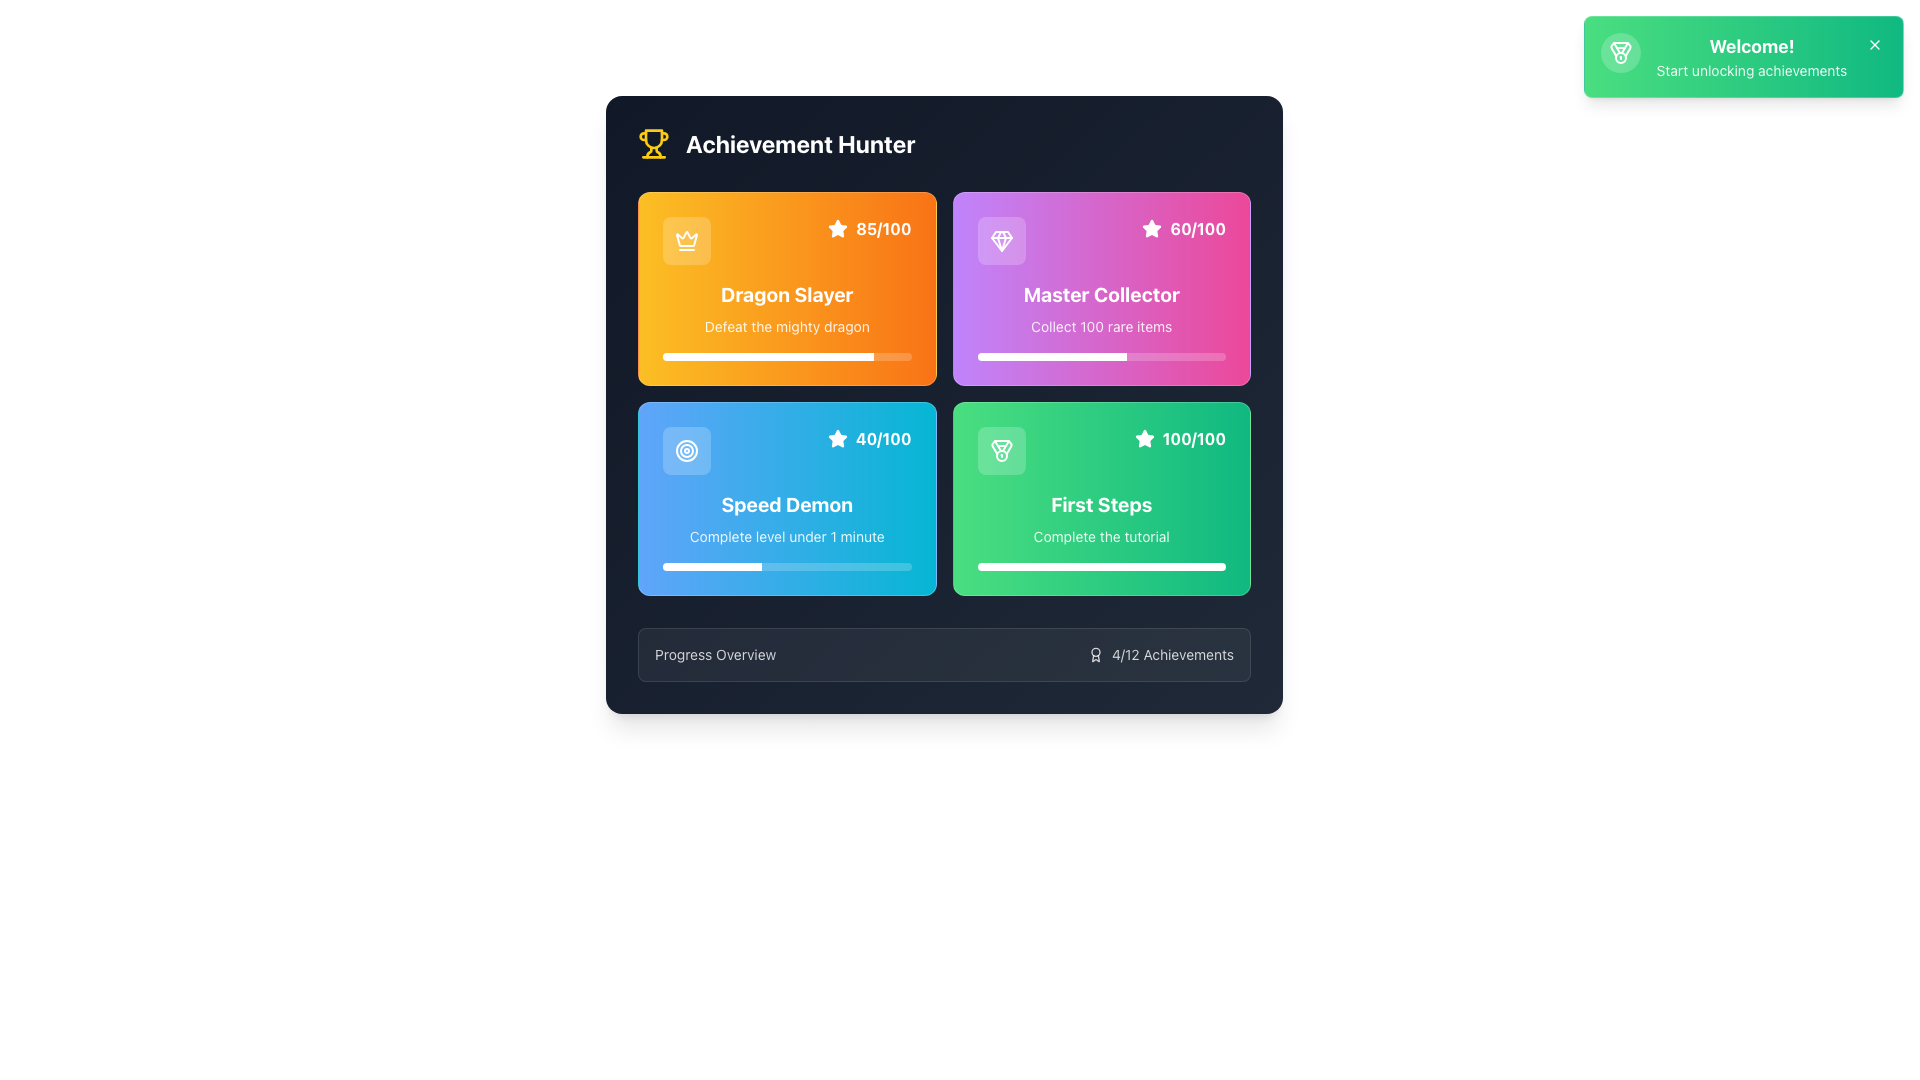 Image resolution: width=1920 pixels, height=1080 pixels. I want to click on descriptive text paragraph located within the top-left orange card titled 'Dragon Slayer', positioned just below the title, so click(786, 326).